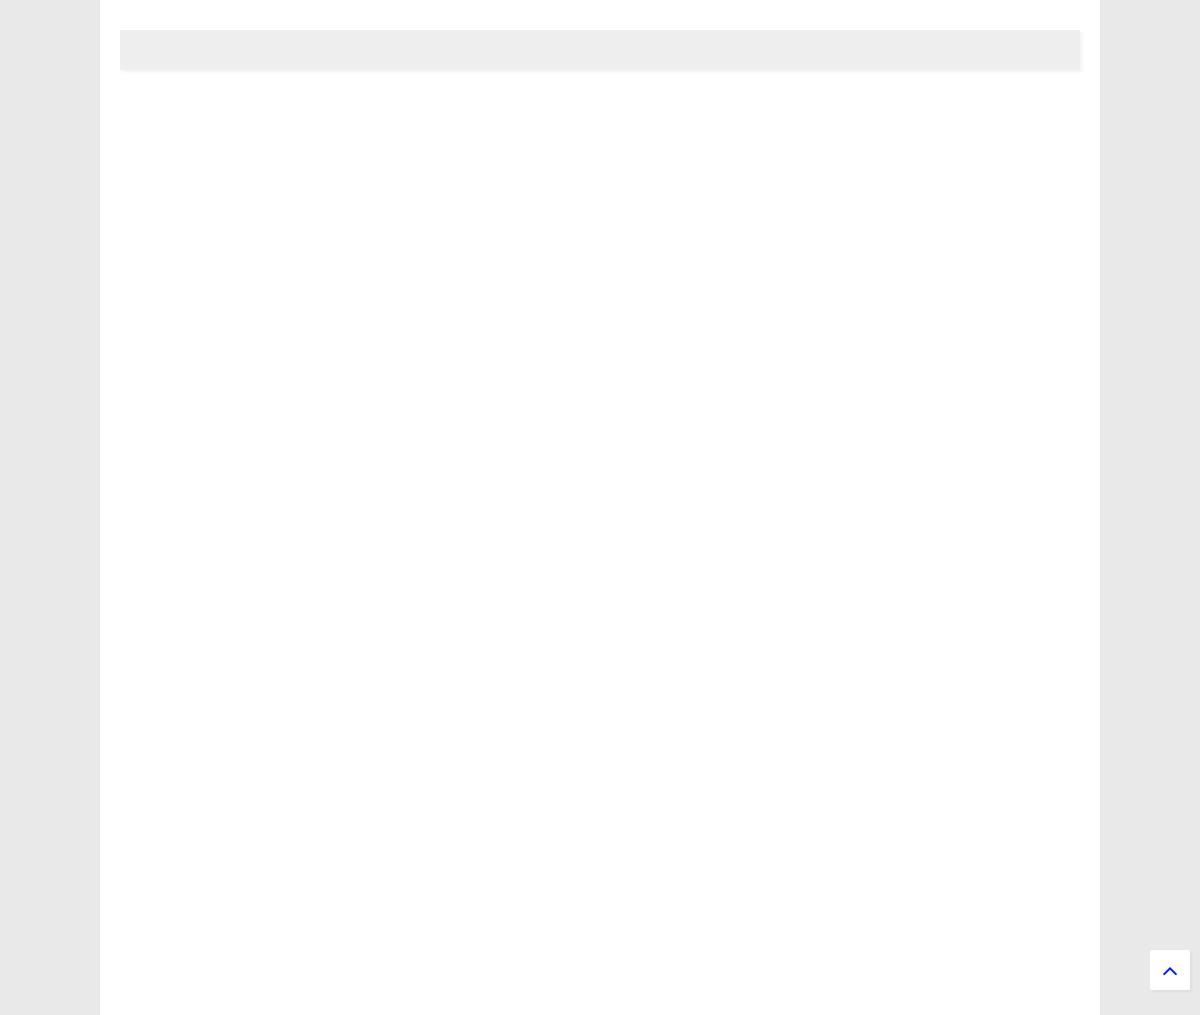  What do you see at coordinates (209, 758) in the screenshot?
I see `'Accounting Course'` at bounding box center [209, 758].